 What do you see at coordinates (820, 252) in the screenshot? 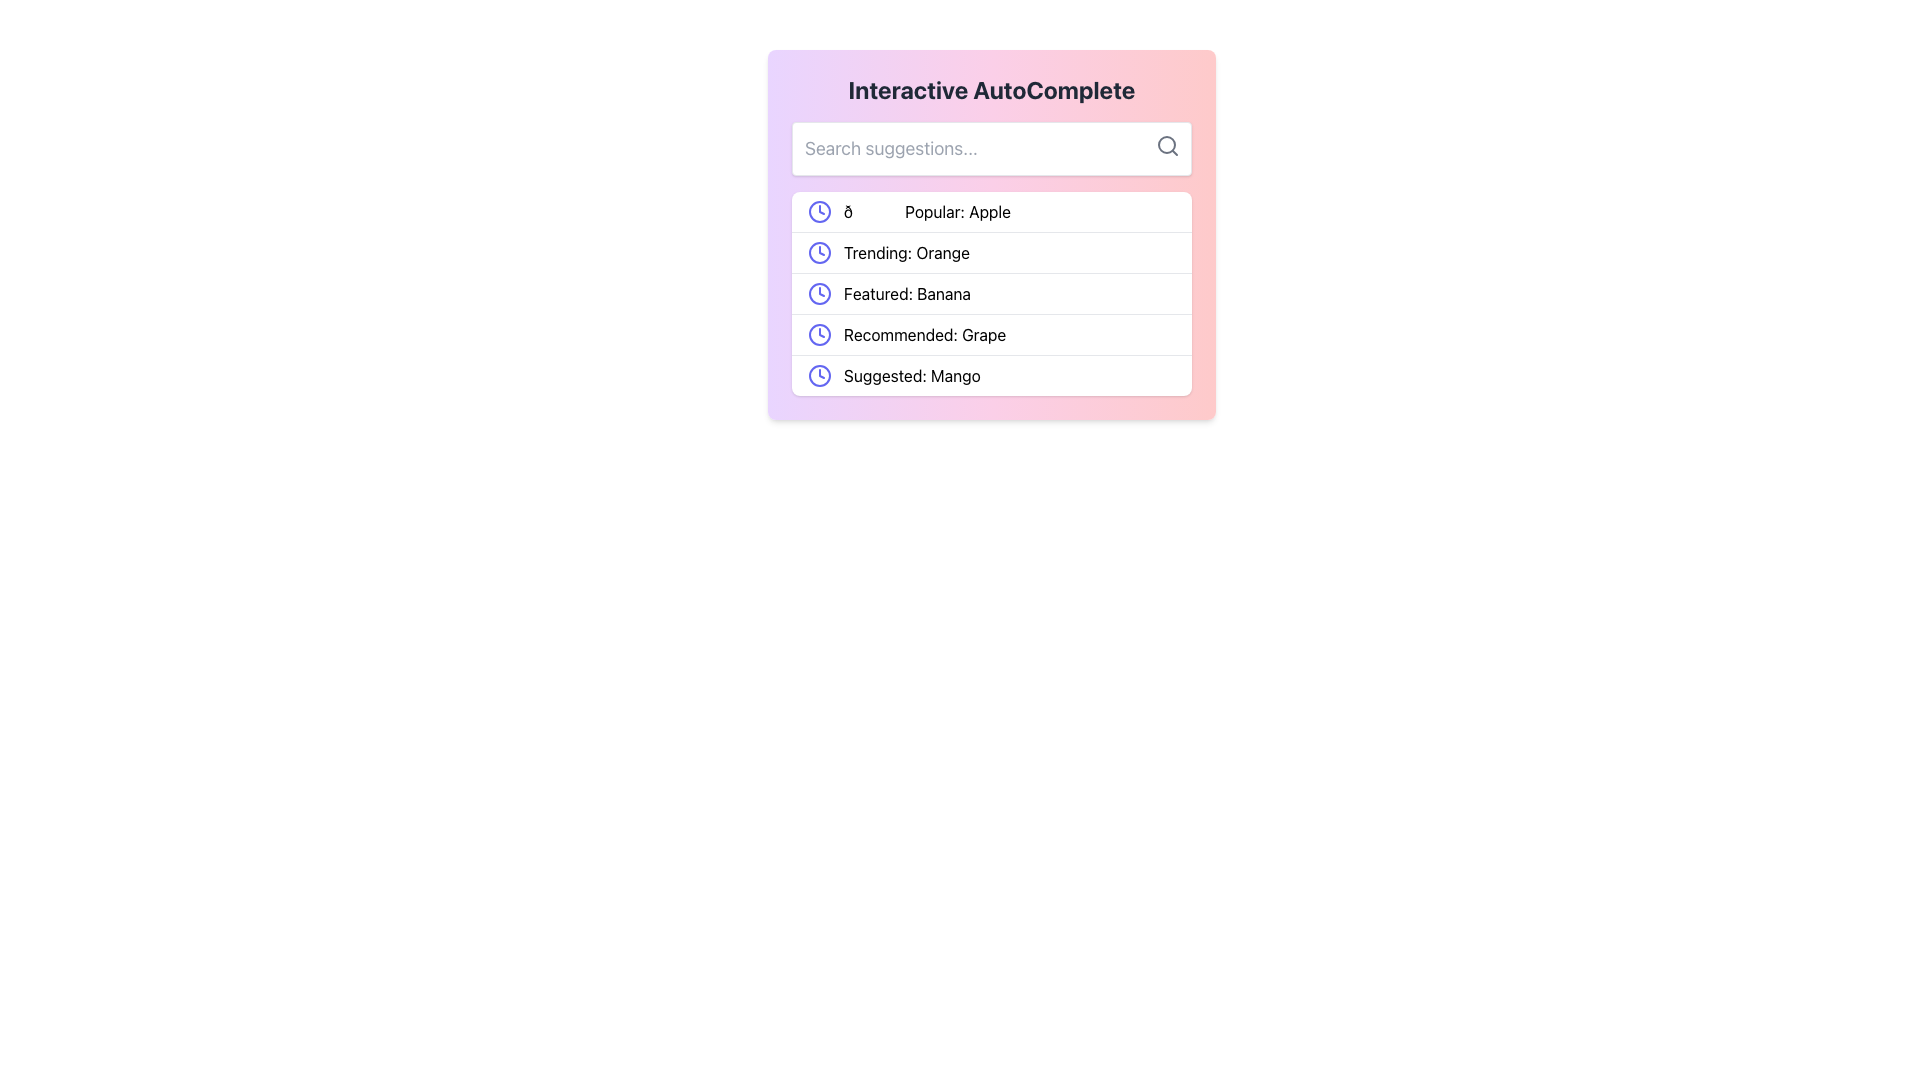
I see `the circular outline of the clock icon that is part of the 'Trending: Orange' text in the second row of items` at bounding box center [820, 252].